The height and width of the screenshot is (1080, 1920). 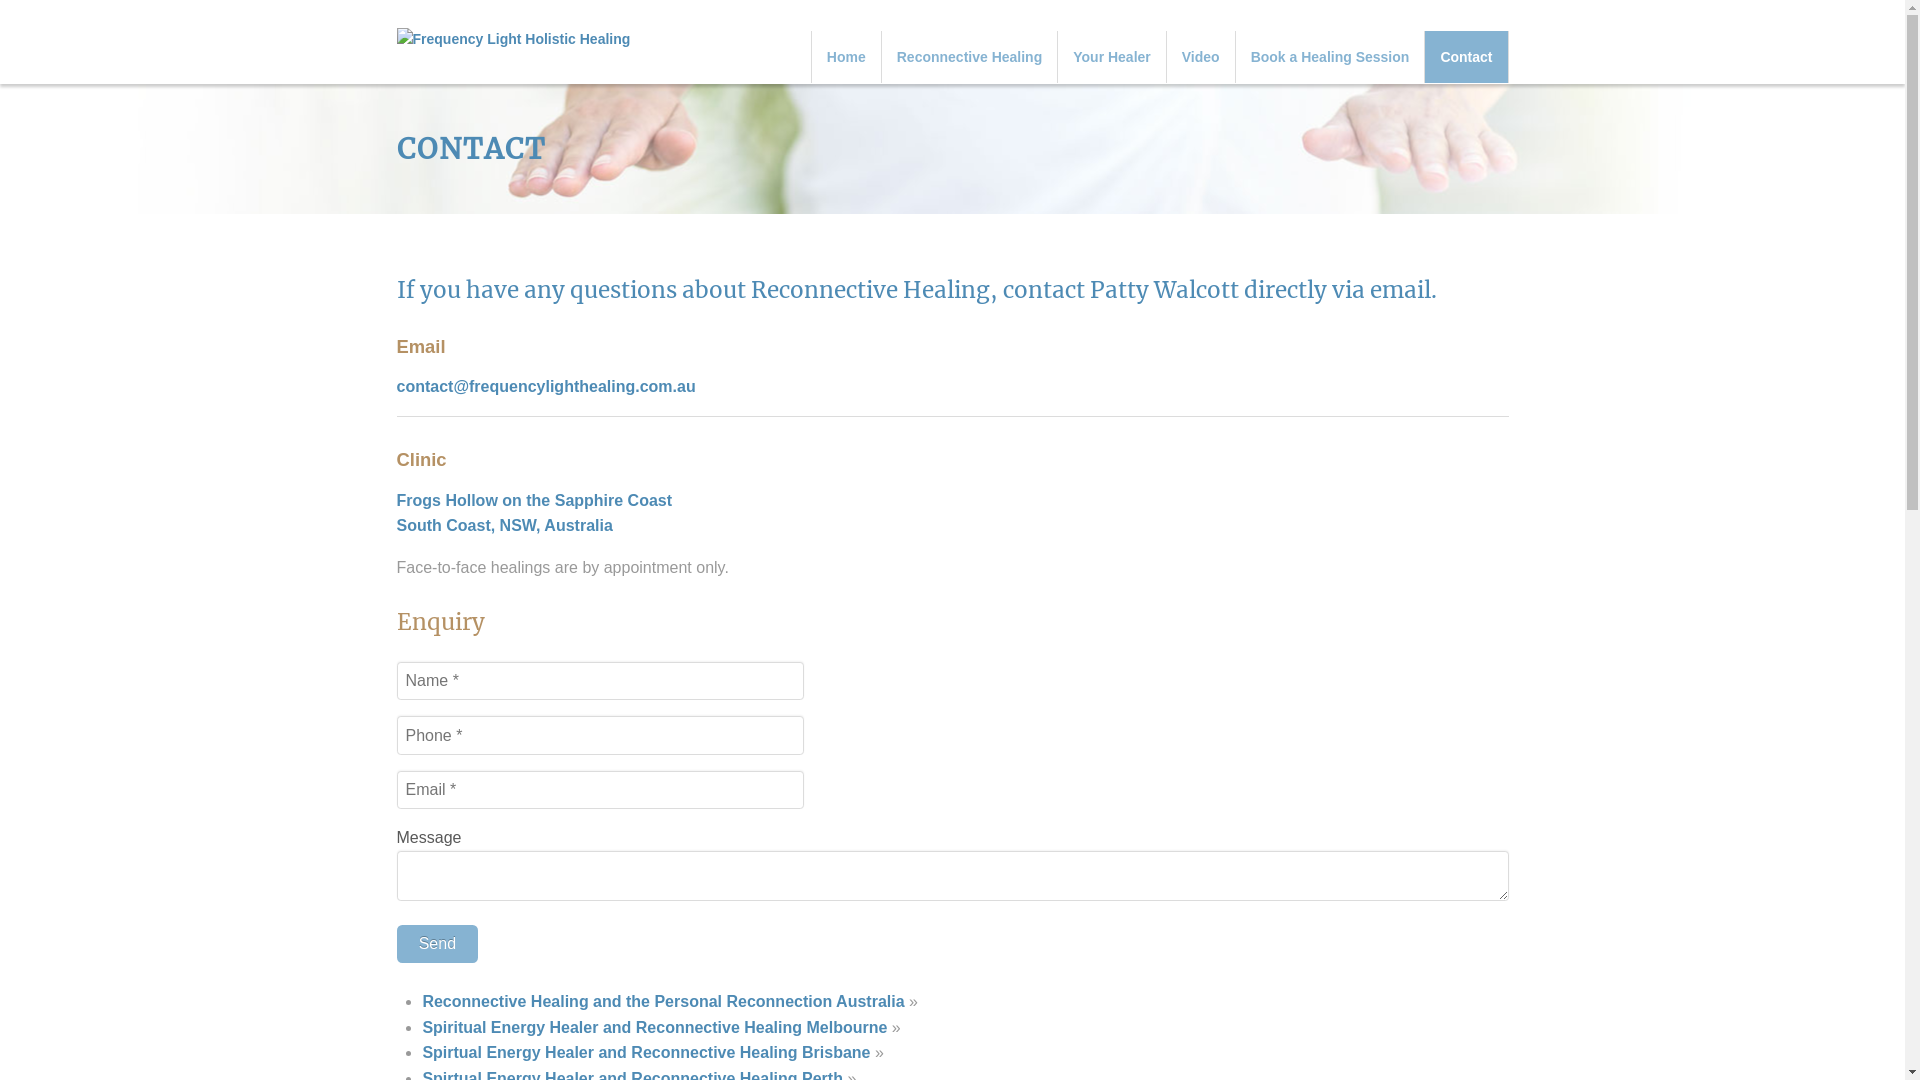 What do you see at coordinates (1200, 56) in the screenshot?
I see `'Video'` at bounding box center [1200, 56].